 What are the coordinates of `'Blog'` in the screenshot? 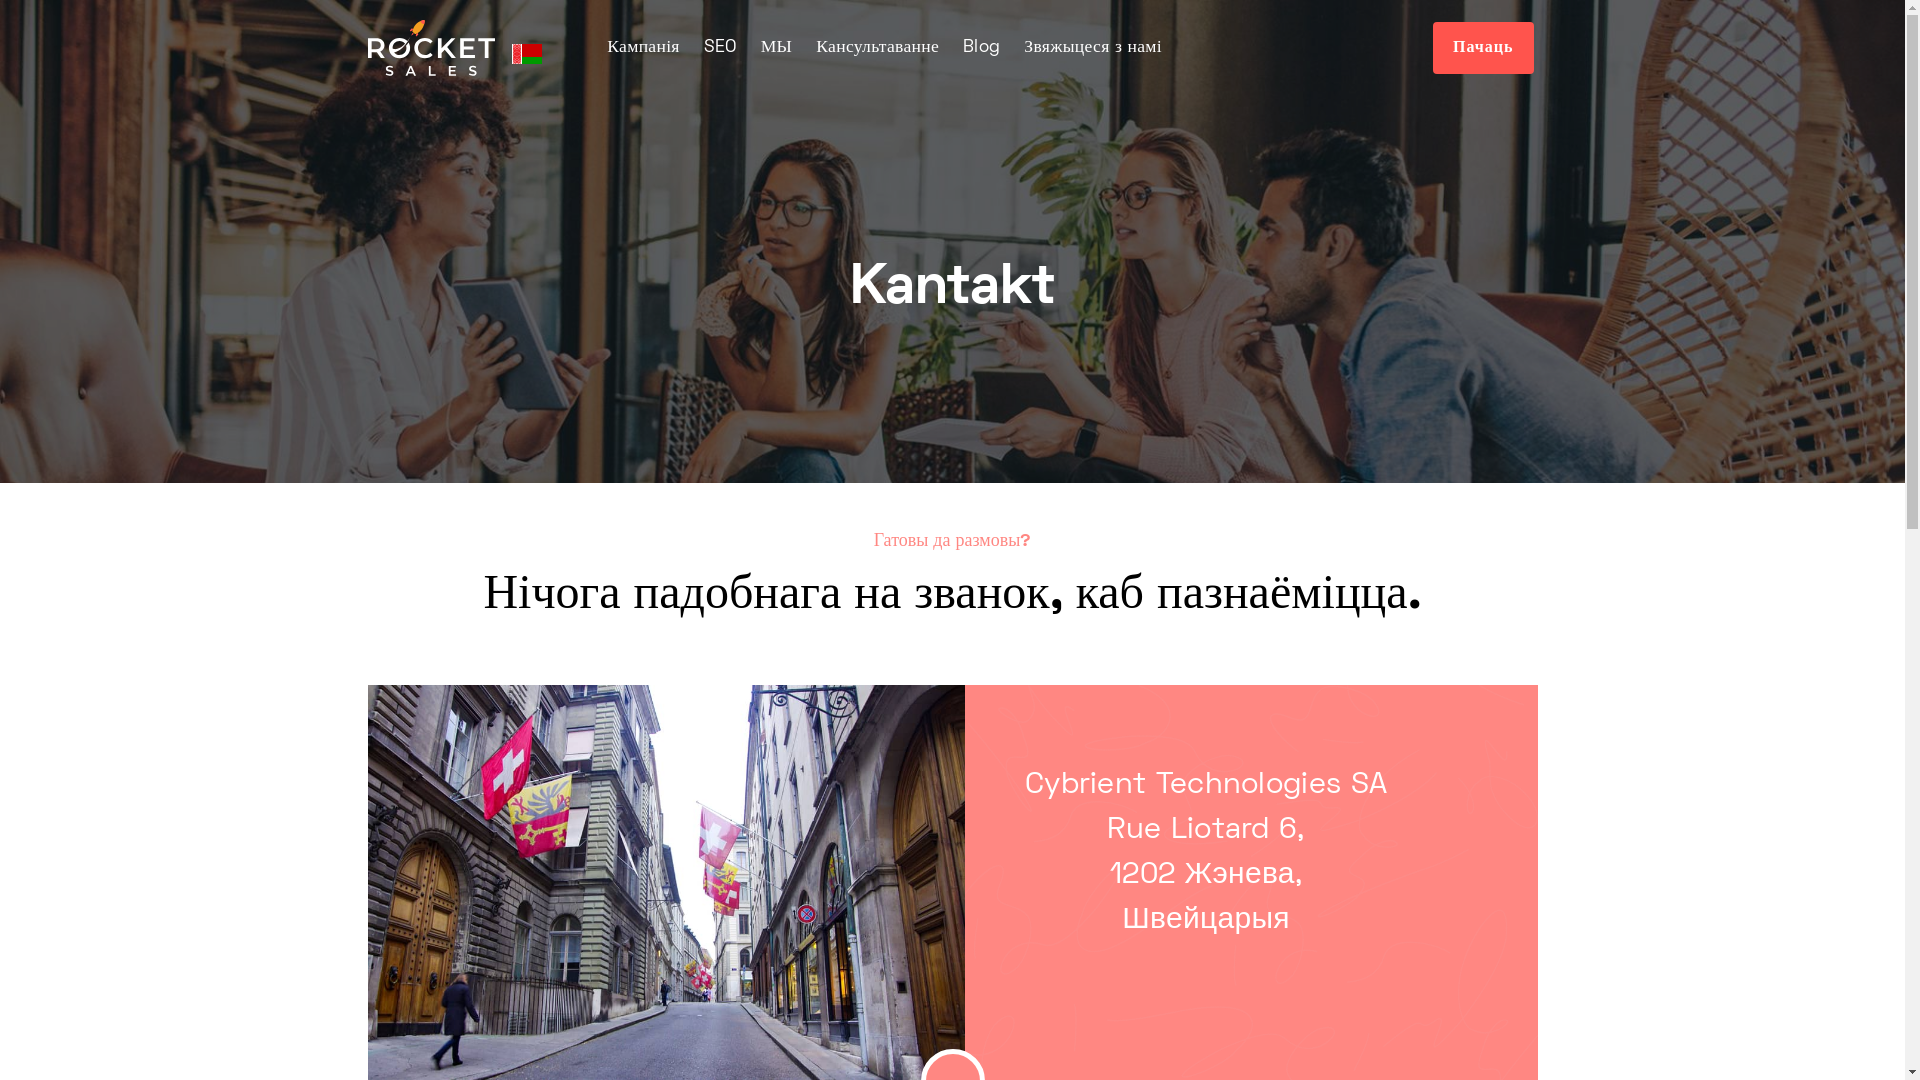 It's located at (981, 46).